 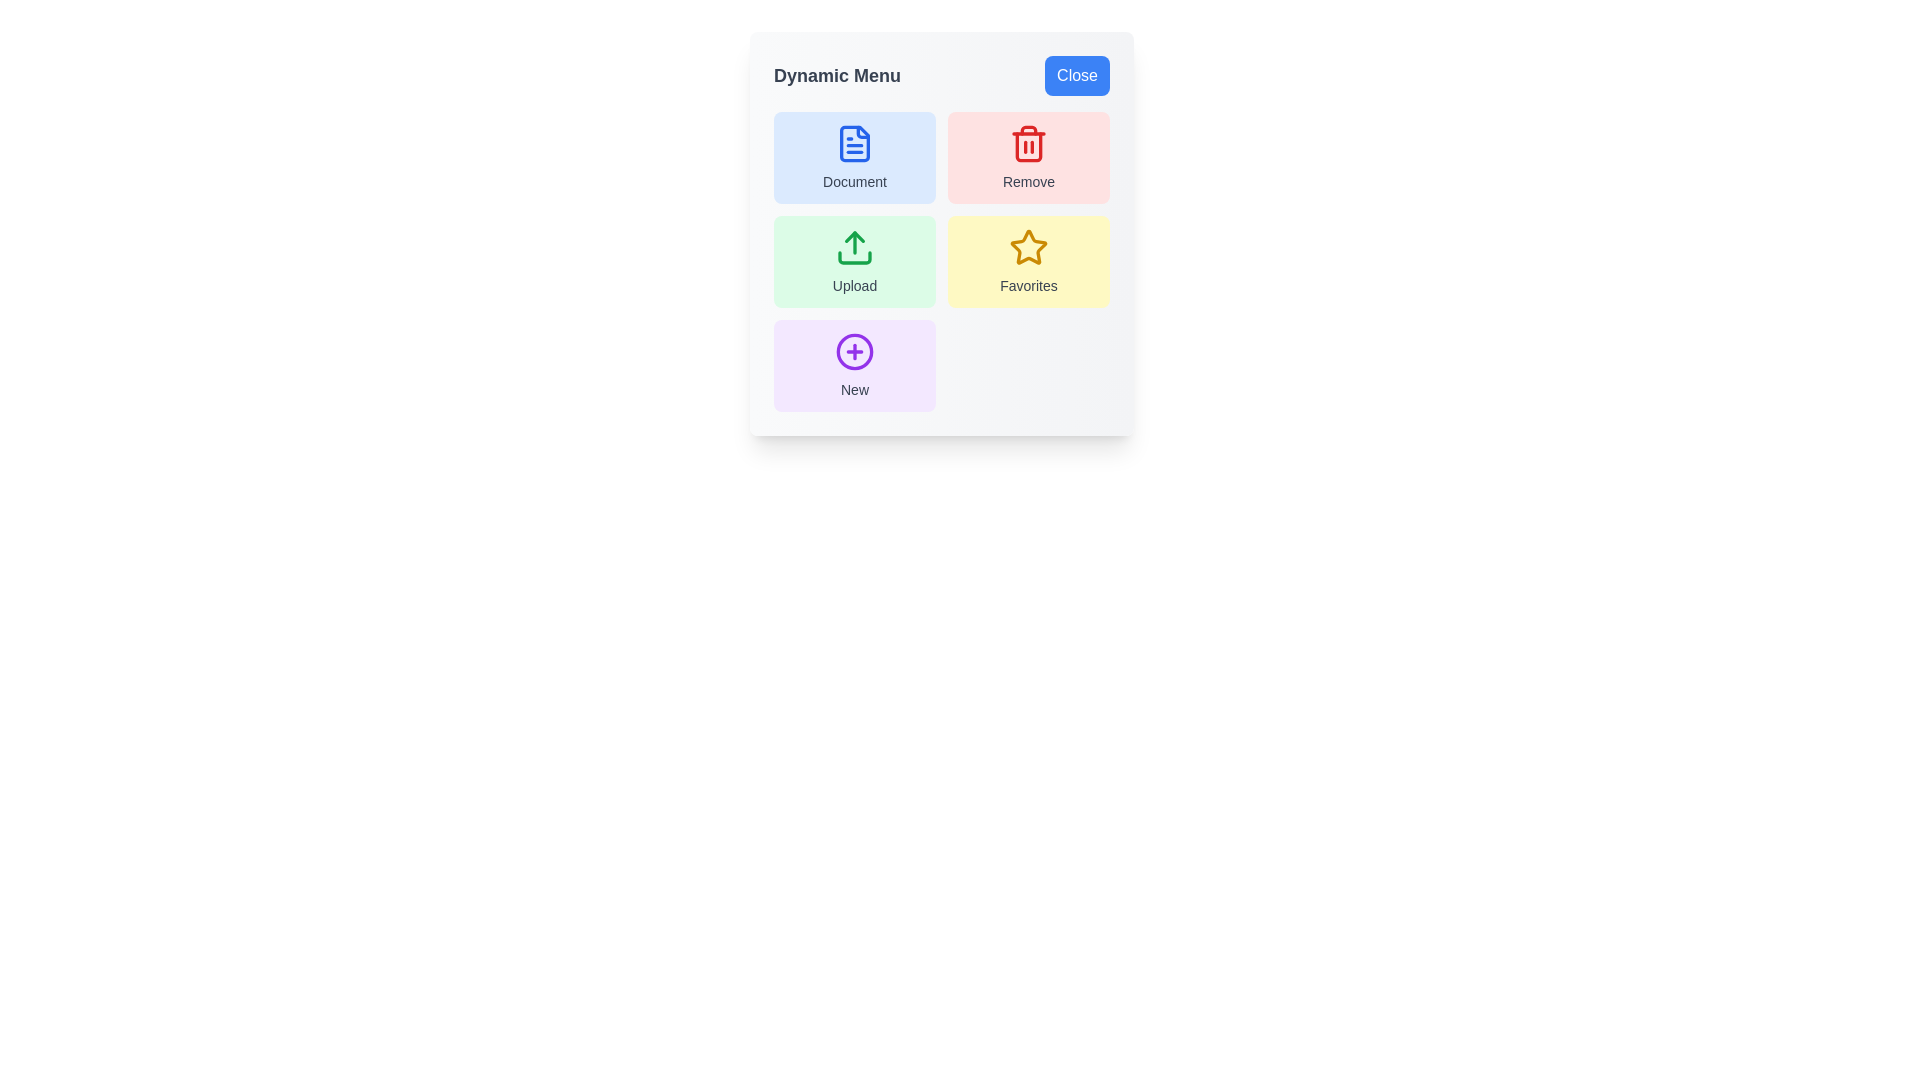 I want to click on the text label within the blue tile in the upper-left corner that describes the 'Document' functionality, located beneath the document icon, so click(x=854, y=181).